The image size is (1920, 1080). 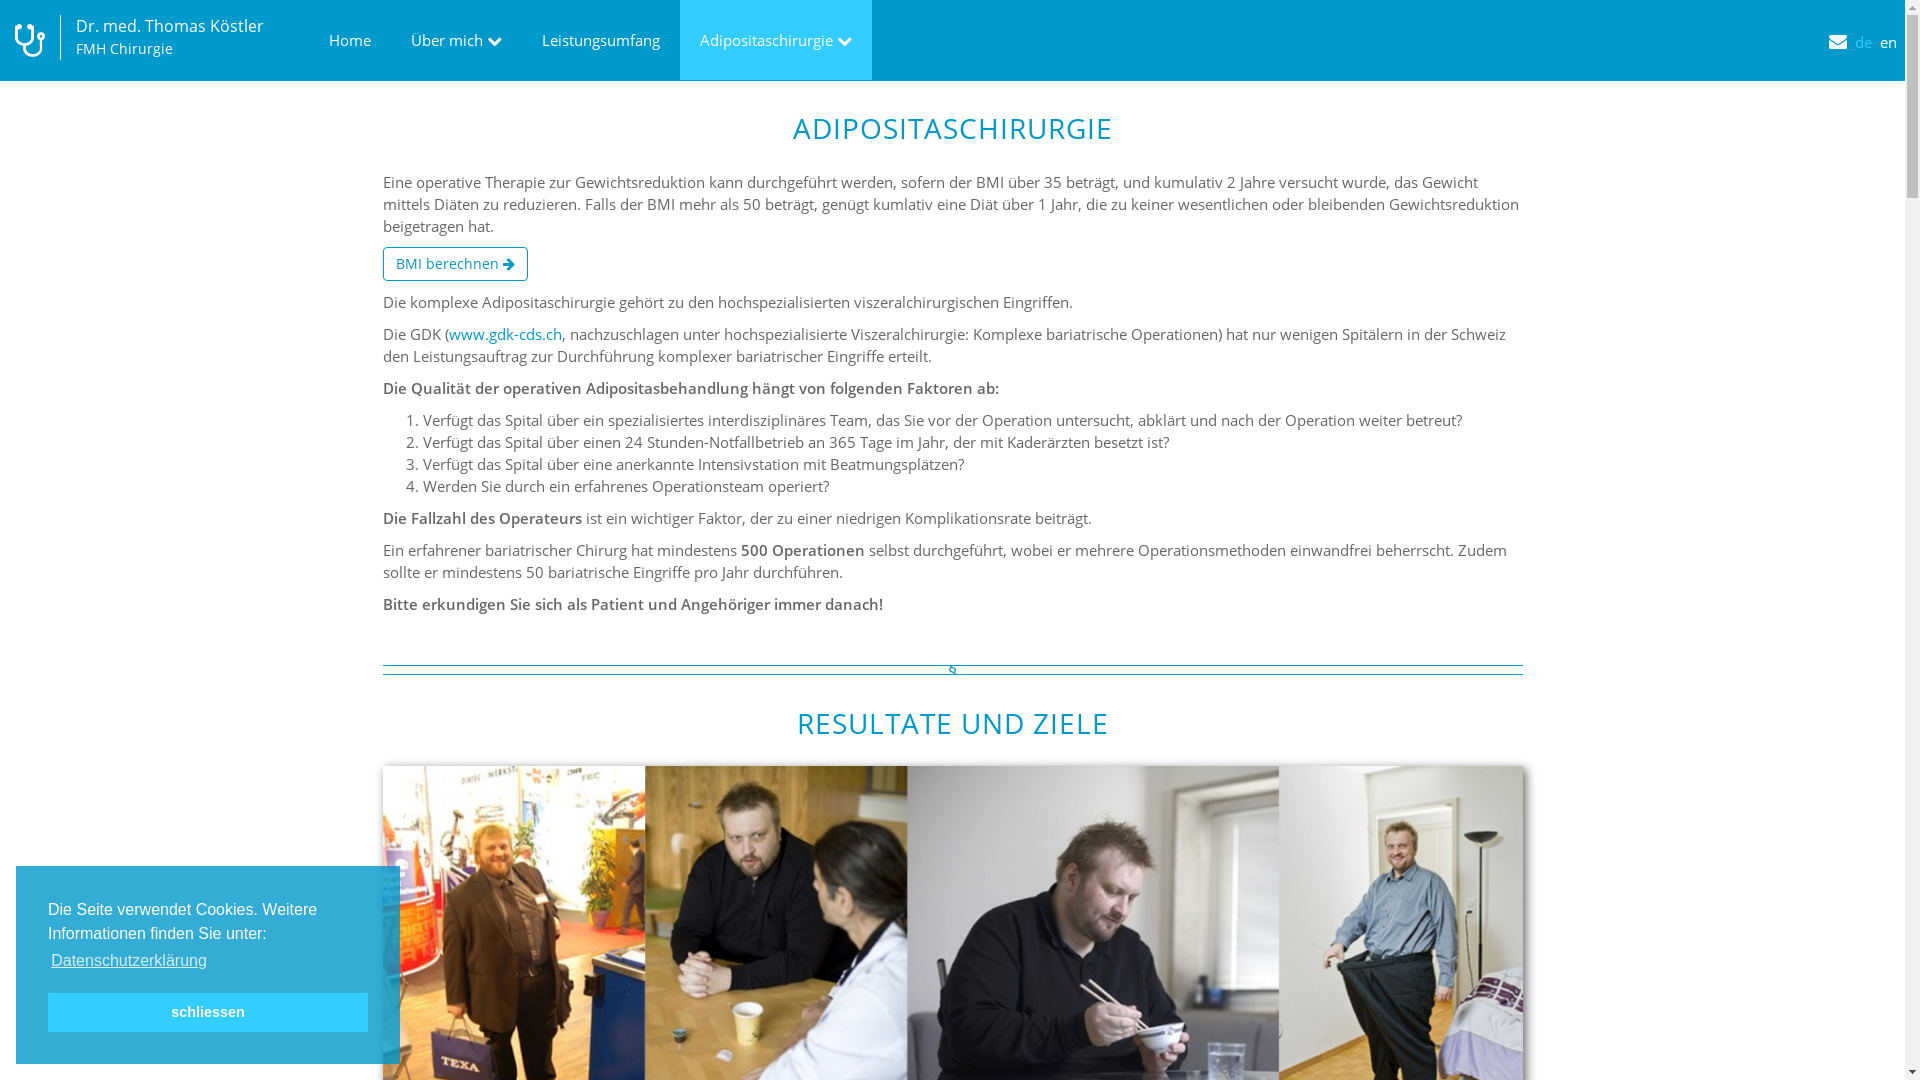 What do you see at coordinates (1866, 26) in the screenshot?
I see `'de'` at bounding box center [1866, 26].